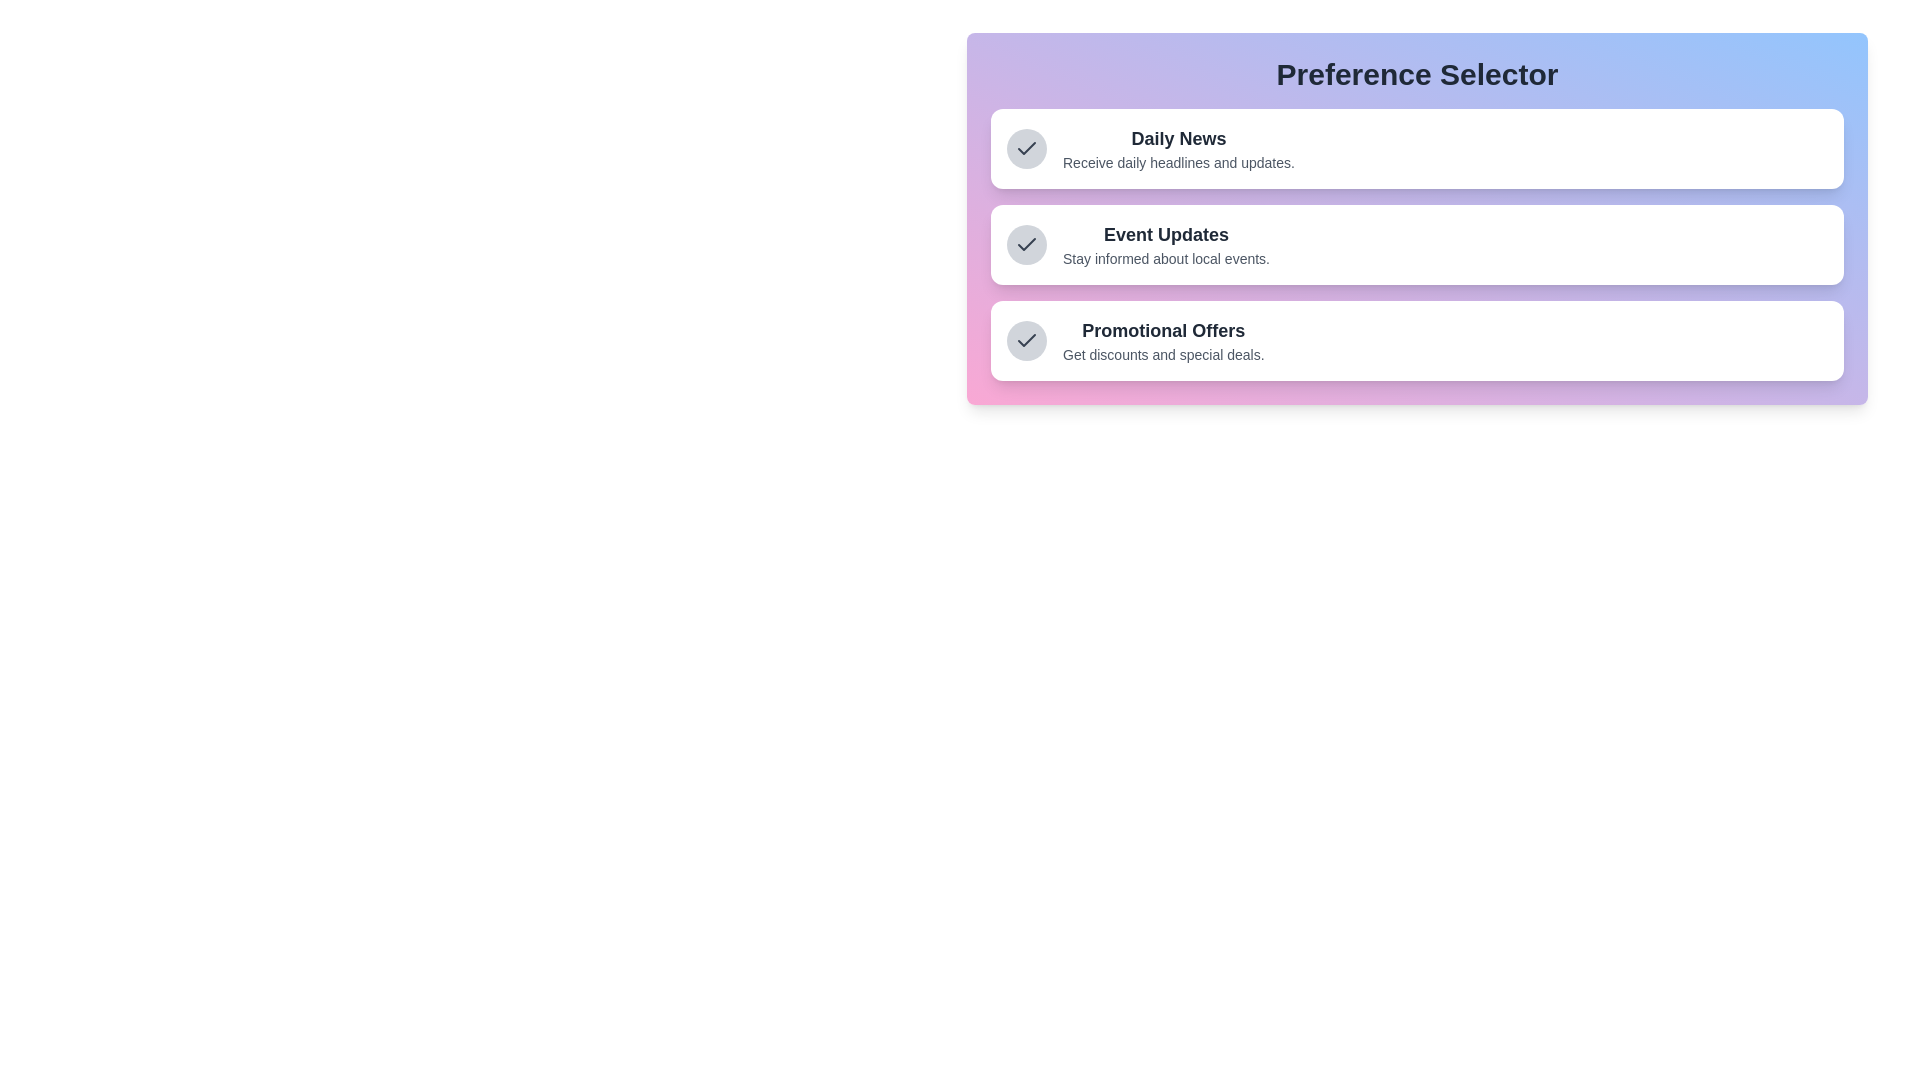 Image resolution: width=1920 pixels, height=1080 pixels. What do you see at coordinates (1027, 244) in the screenshot?
I see `the preference labeled 'Event Updates' by clicking its check button` at bounding box center [1027, 244].